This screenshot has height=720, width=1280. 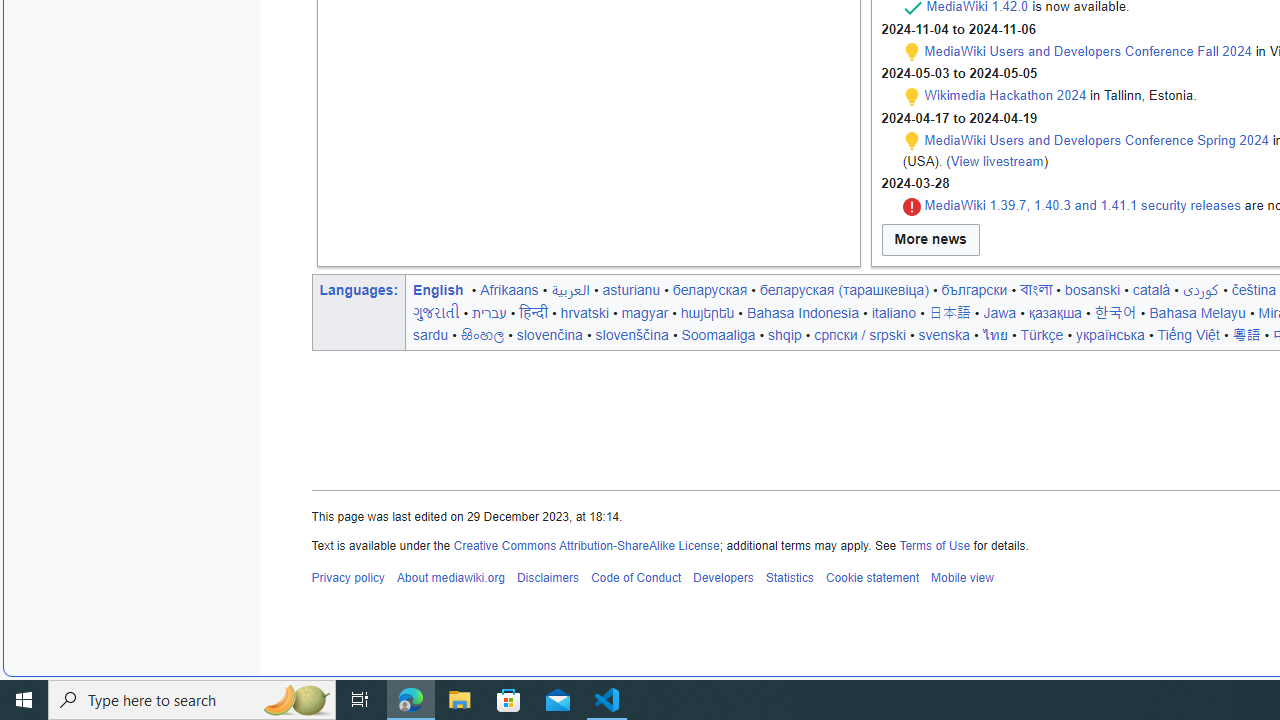 I want to click on 'MediaWiki Users and Developers Conference Spring 2024', so click(x=1095, y=139).